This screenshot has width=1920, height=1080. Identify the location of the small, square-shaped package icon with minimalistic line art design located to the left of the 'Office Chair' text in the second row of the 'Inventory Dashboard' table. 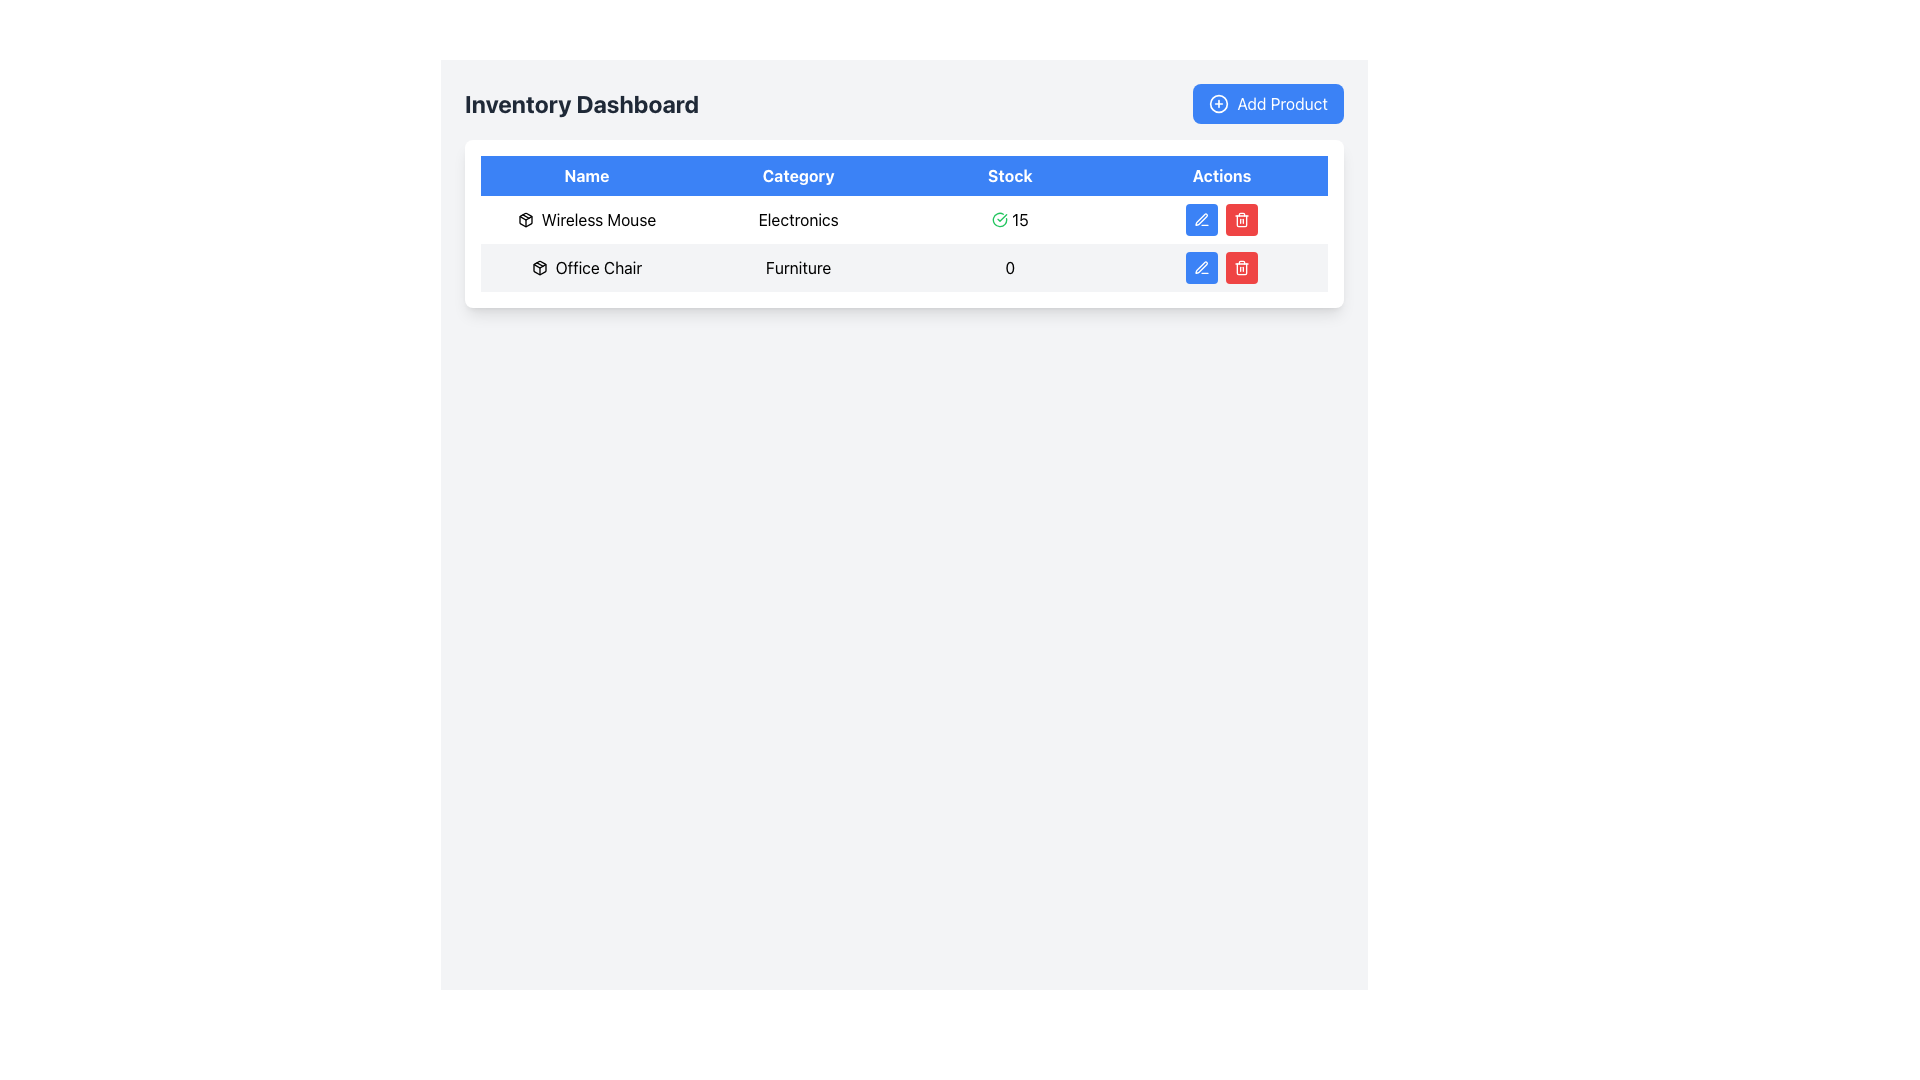
(539, 266).